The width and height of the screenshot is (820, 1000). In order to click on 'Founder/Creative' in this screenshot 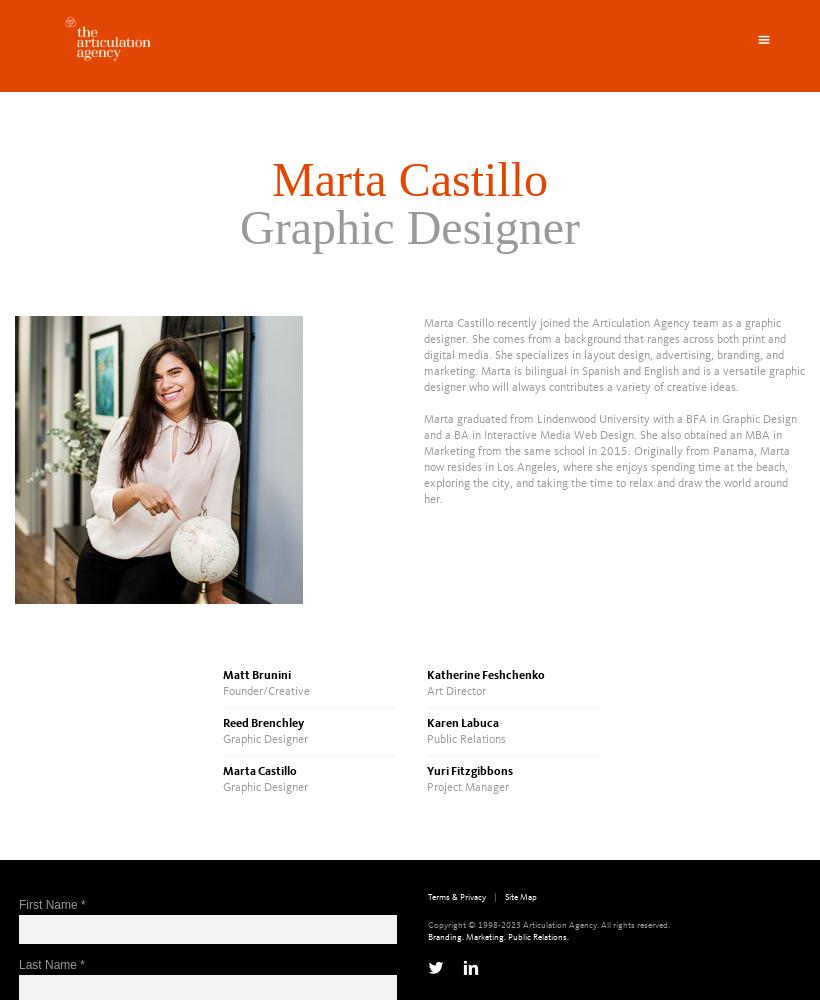, I will do `click(266, 690)`.